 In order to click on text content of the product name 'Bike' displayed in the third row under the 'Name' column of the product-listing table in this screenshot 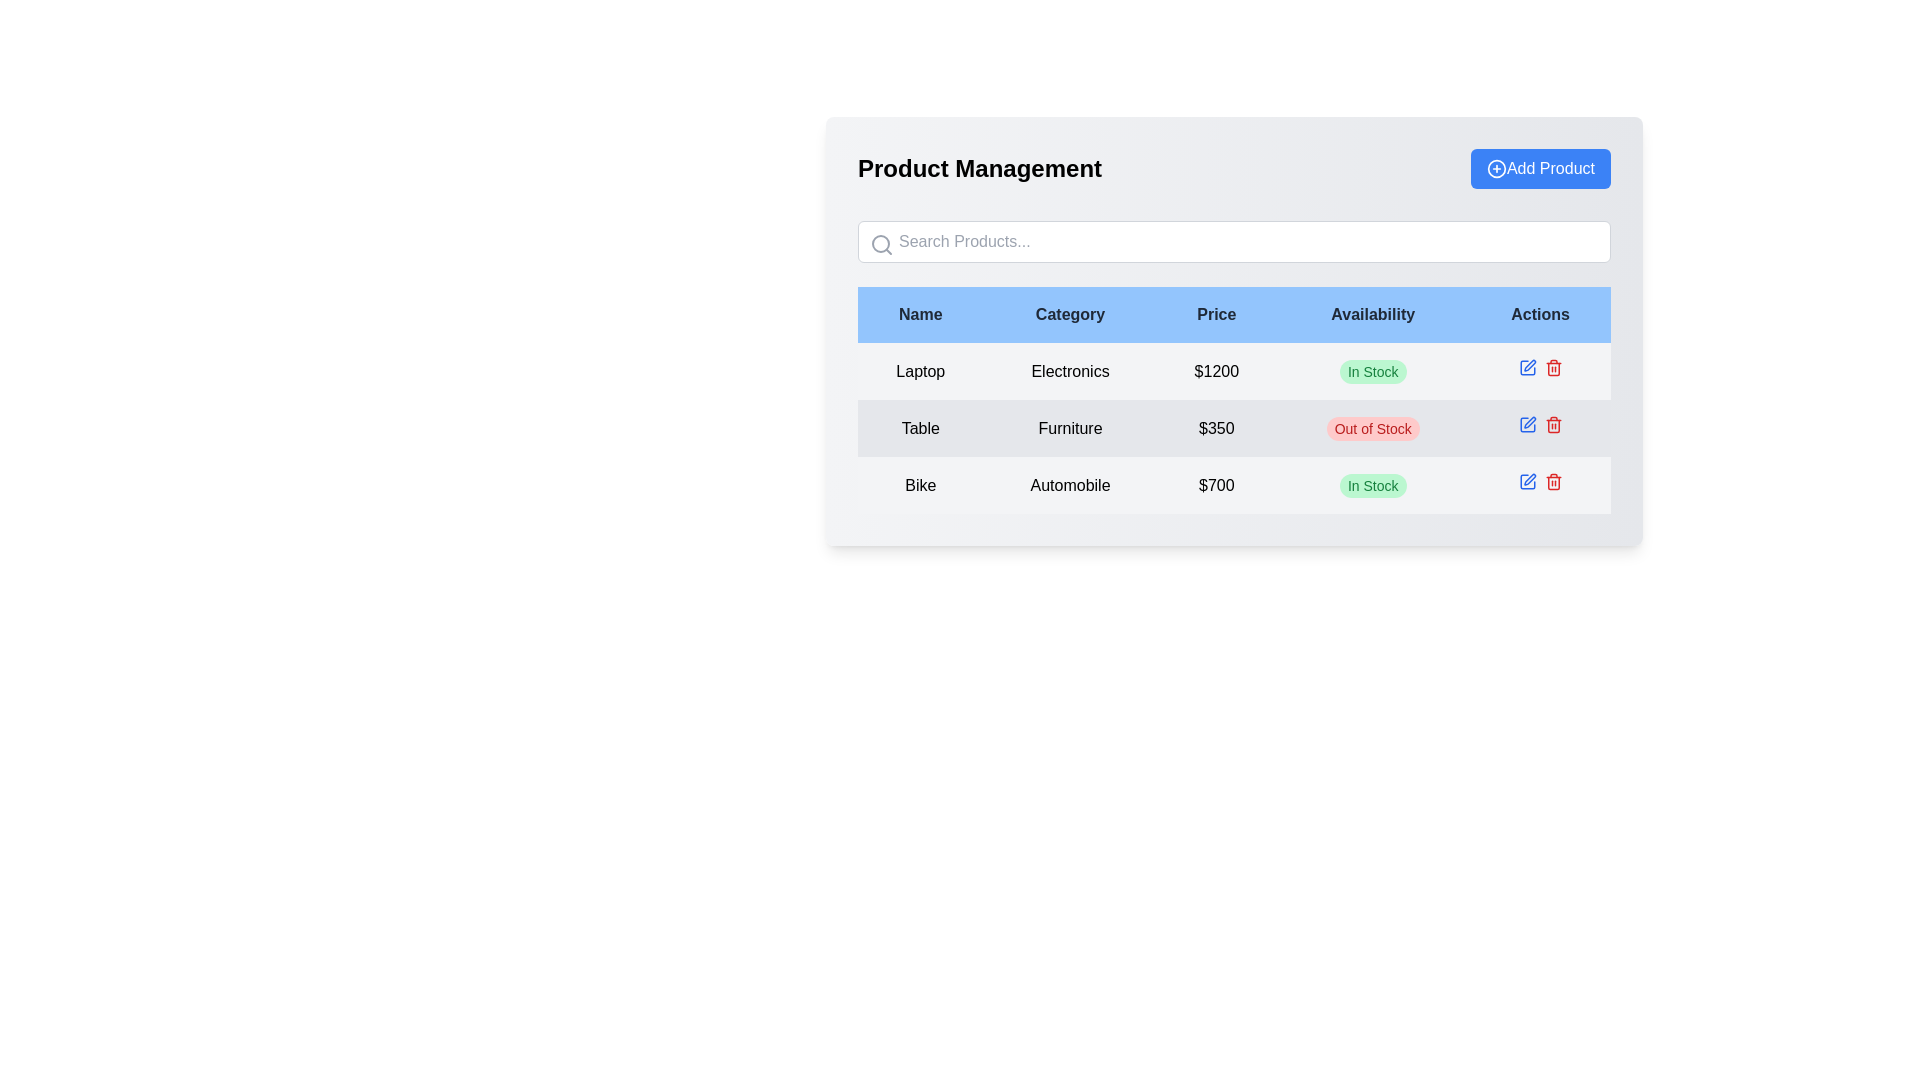, I will do `click(919, 485)`.